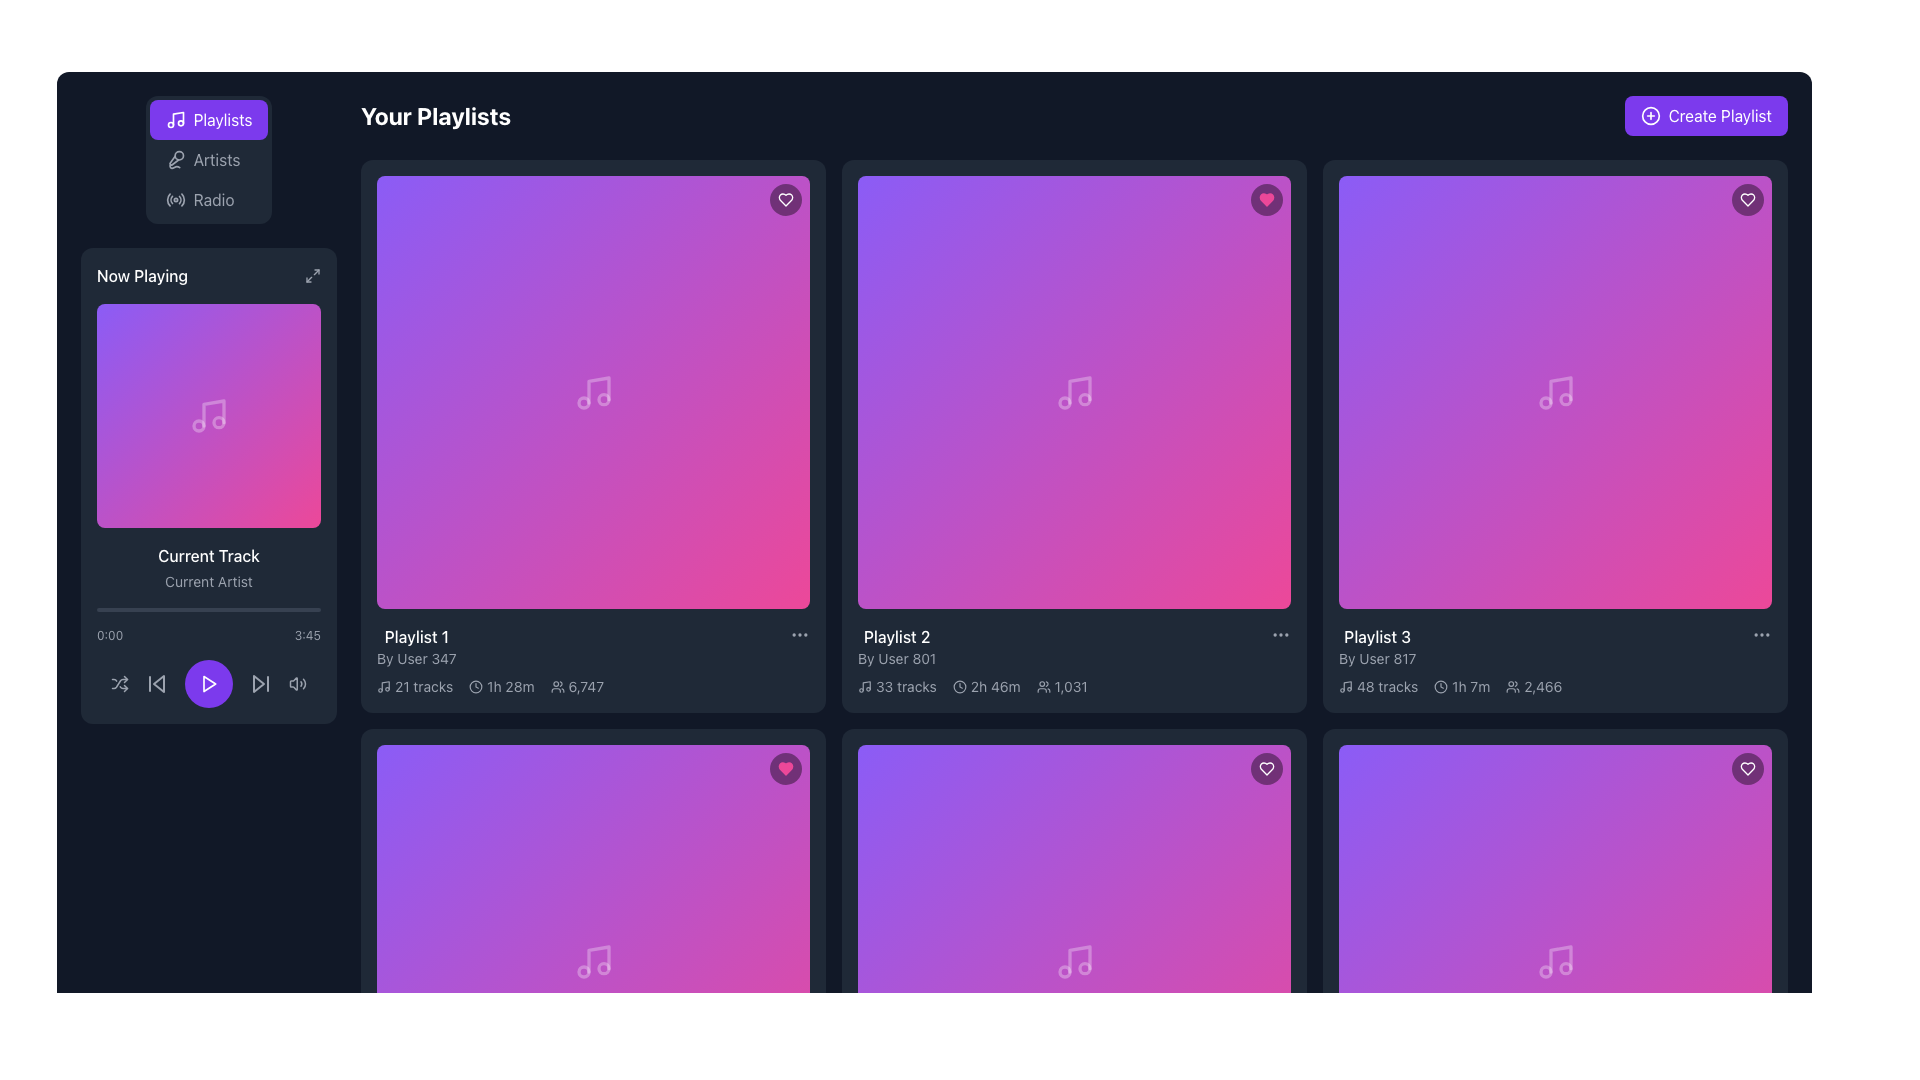 The width and height of the screenshot is (1920, 1080). What do you see at coordinates (311, 276) in the screenshot?
I see `the maximization icon in the top-right corner of the 'Now Playing' section of the sidebar` at bounding box center [311, 276].